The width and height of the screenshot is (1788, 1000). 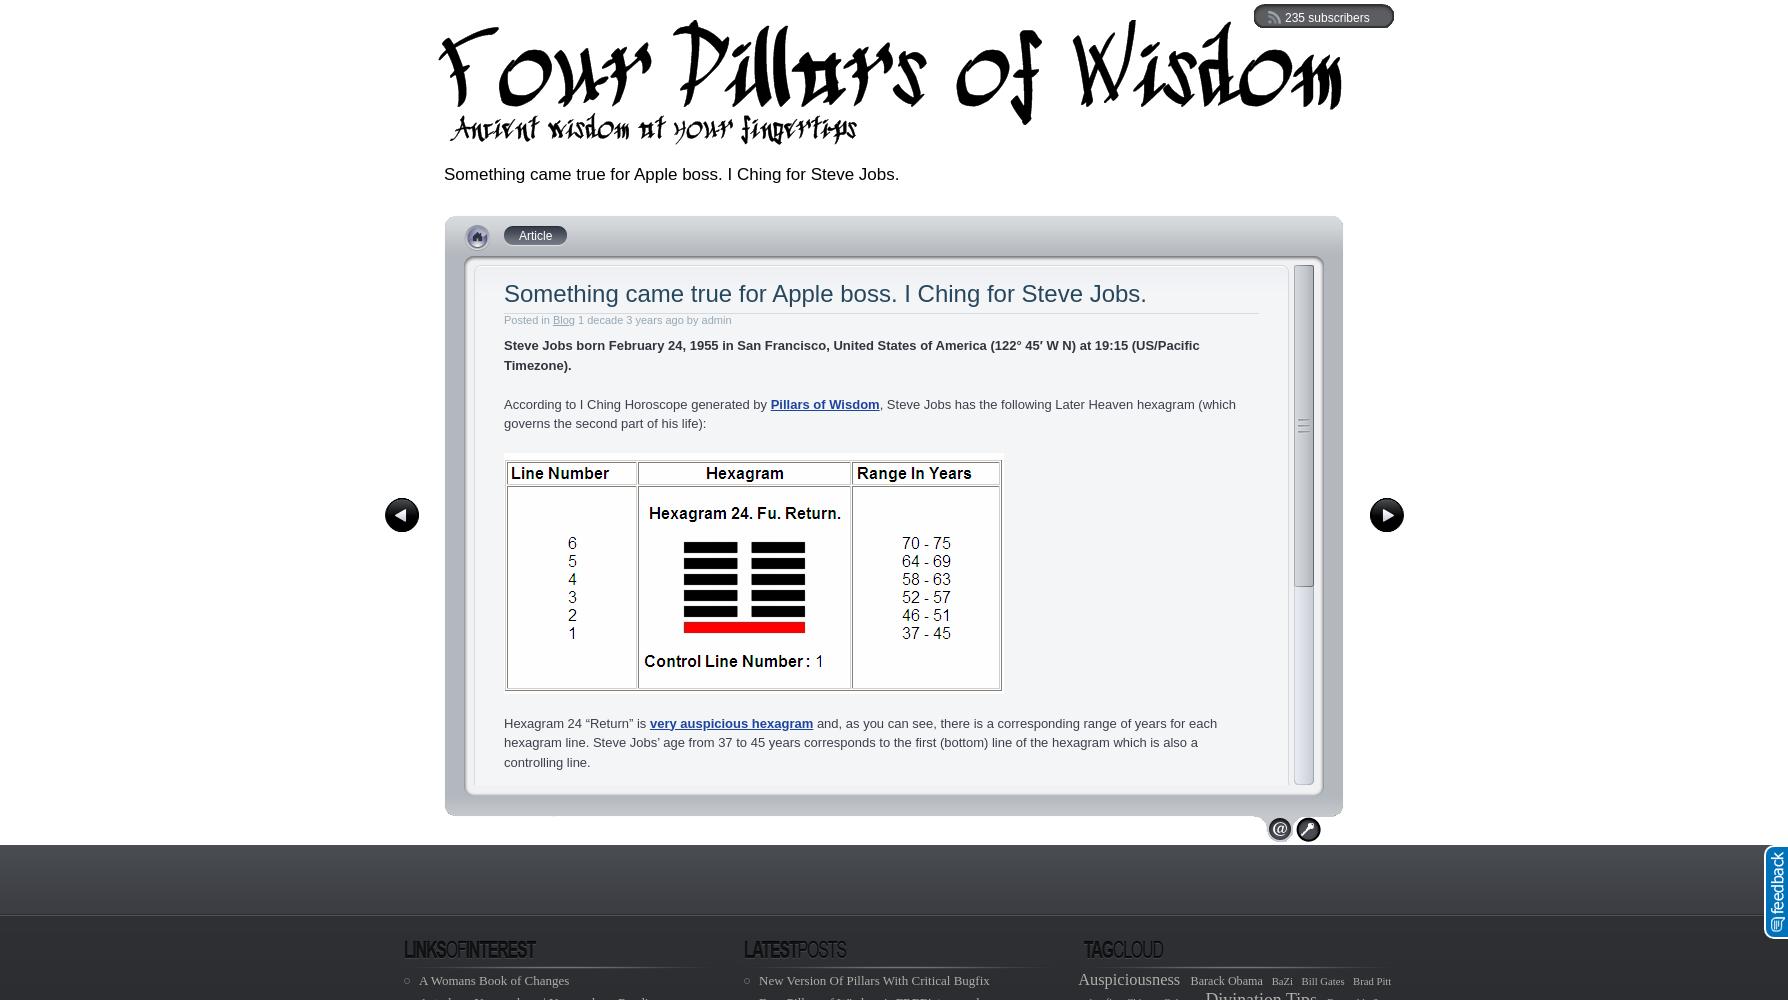 I want to click on 'Bill Gates', so click(x=1321, y=980).